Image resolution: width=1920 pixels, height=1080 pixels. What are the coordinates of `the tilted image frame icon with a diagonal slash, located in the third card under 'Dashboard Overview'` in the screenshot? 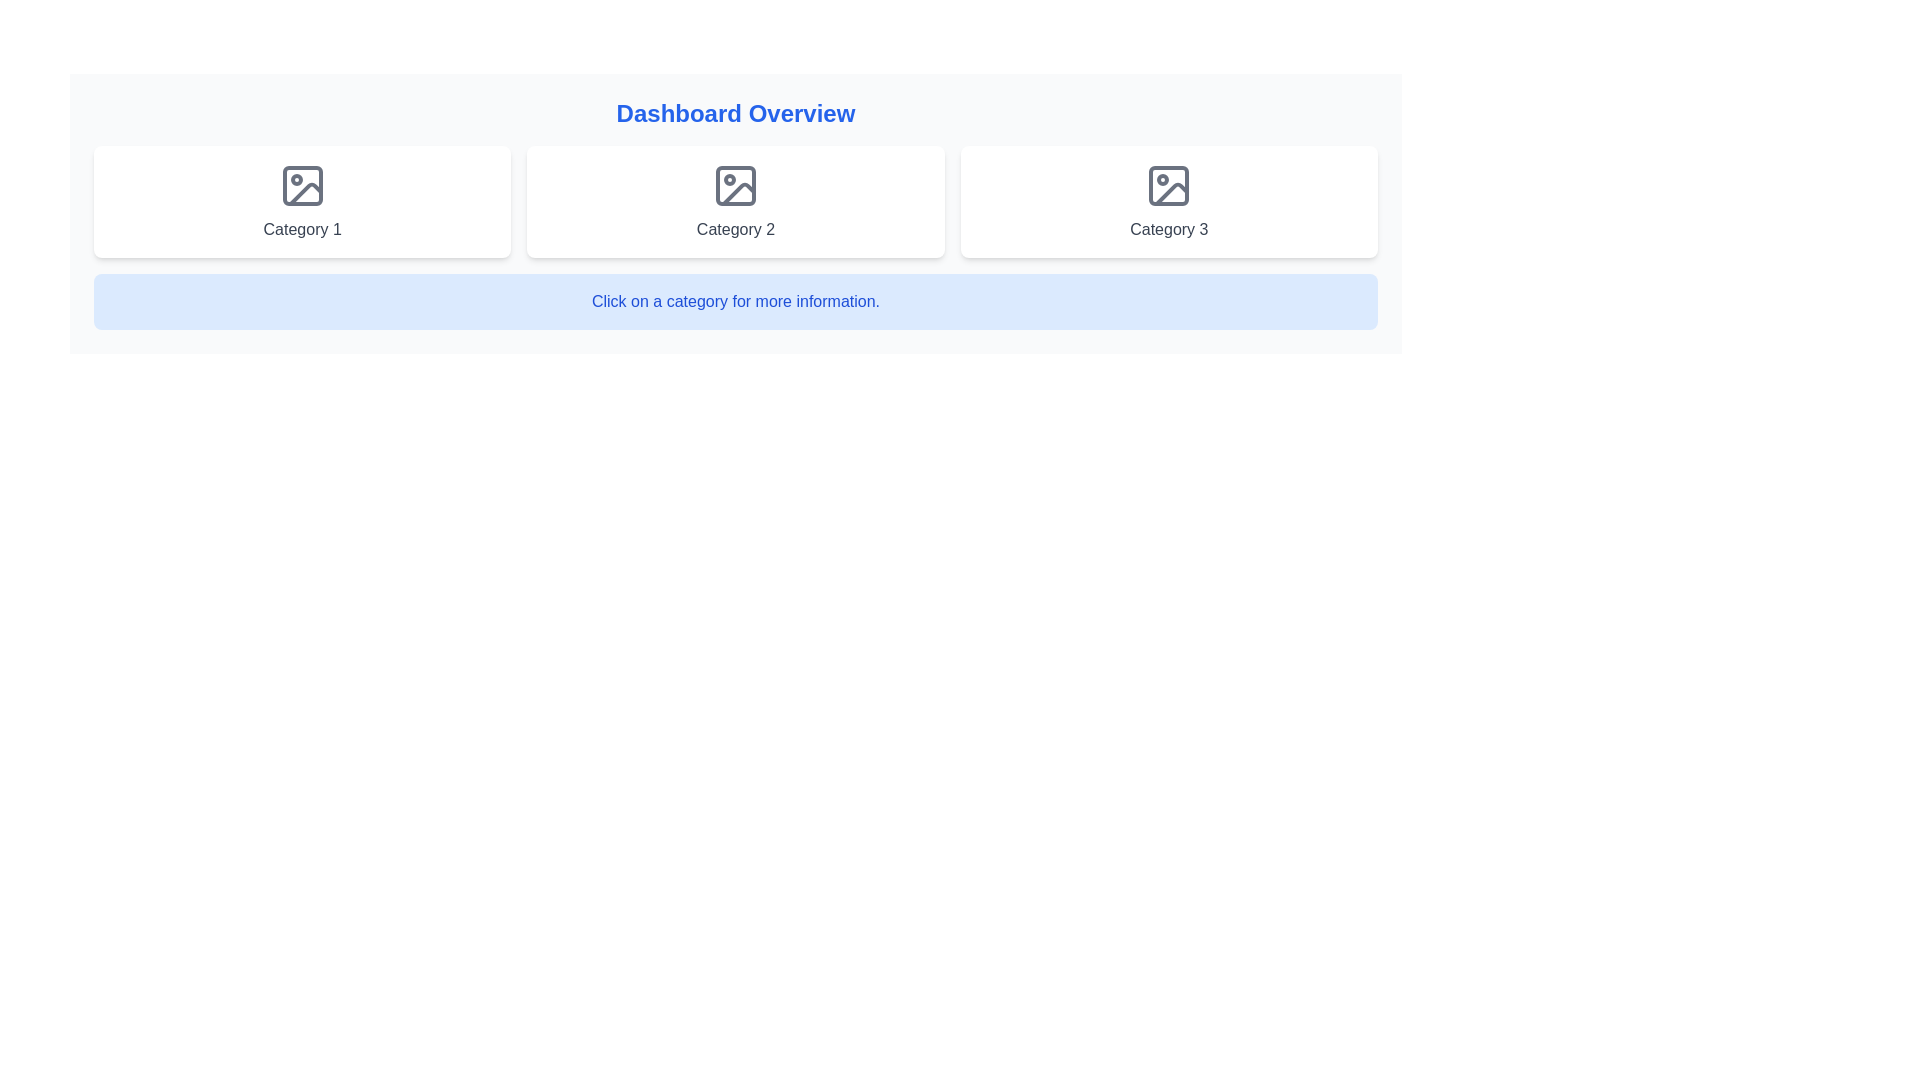 It's located at (1172, 194).